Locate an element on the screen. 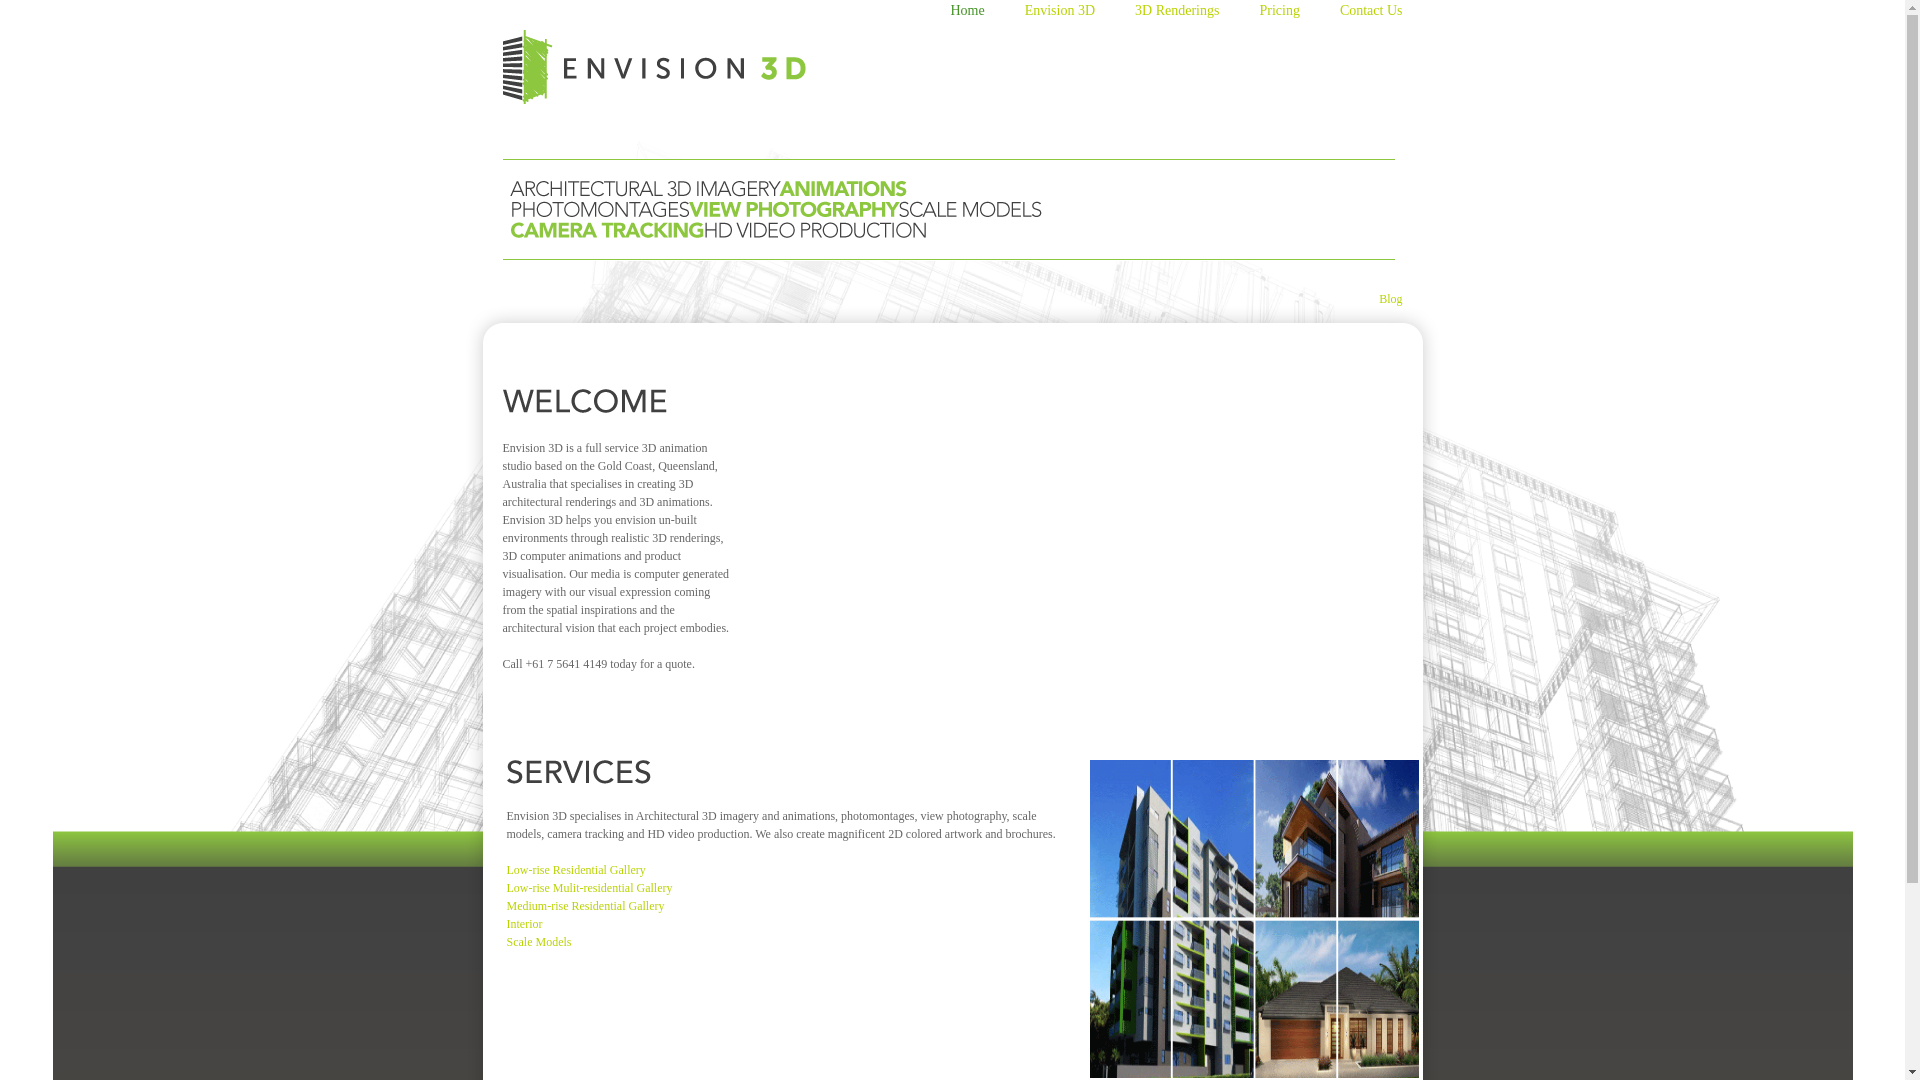 The height and width of the screenshot is (1080, 1920). 'Scale Models' is located at coordinates (538, 941).